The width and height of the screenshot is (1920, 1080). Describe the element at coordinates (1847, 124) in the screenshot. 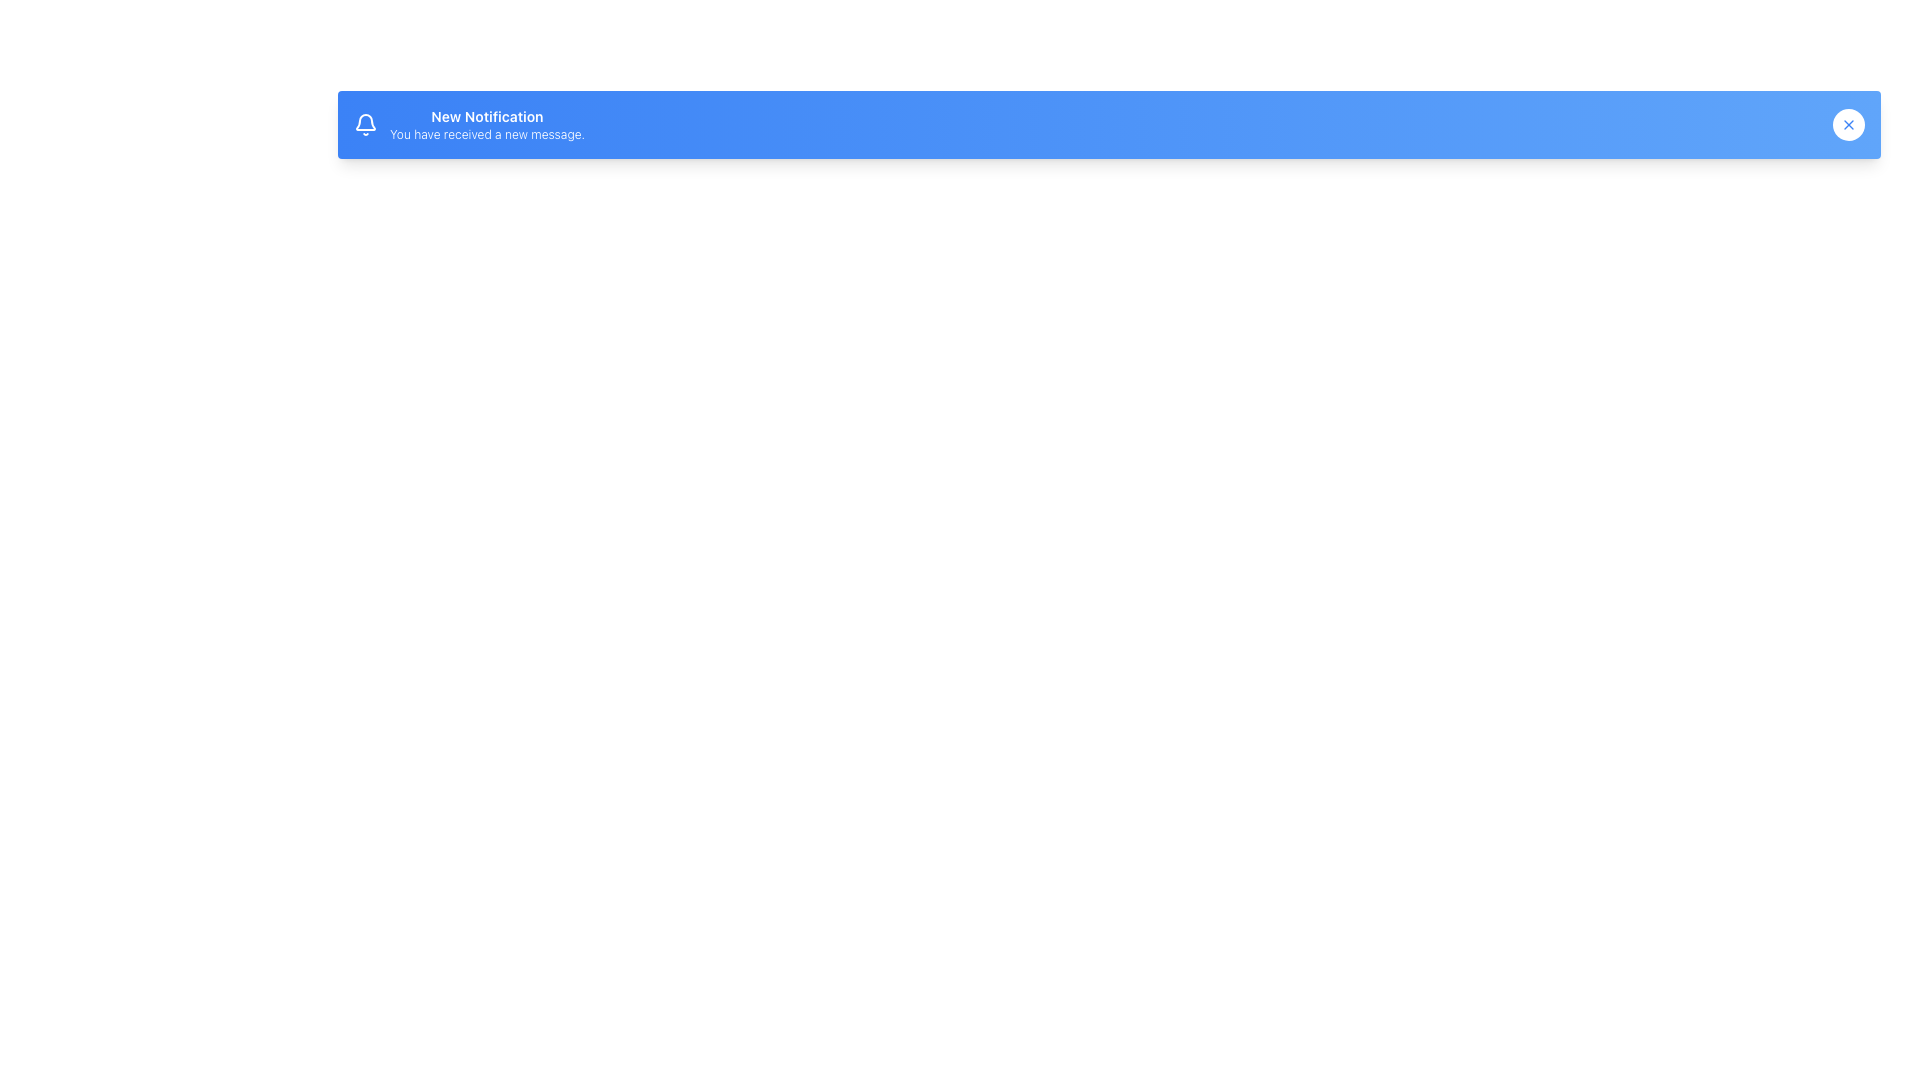

I see `the close button located at the far right end of the notification bar` at that location.